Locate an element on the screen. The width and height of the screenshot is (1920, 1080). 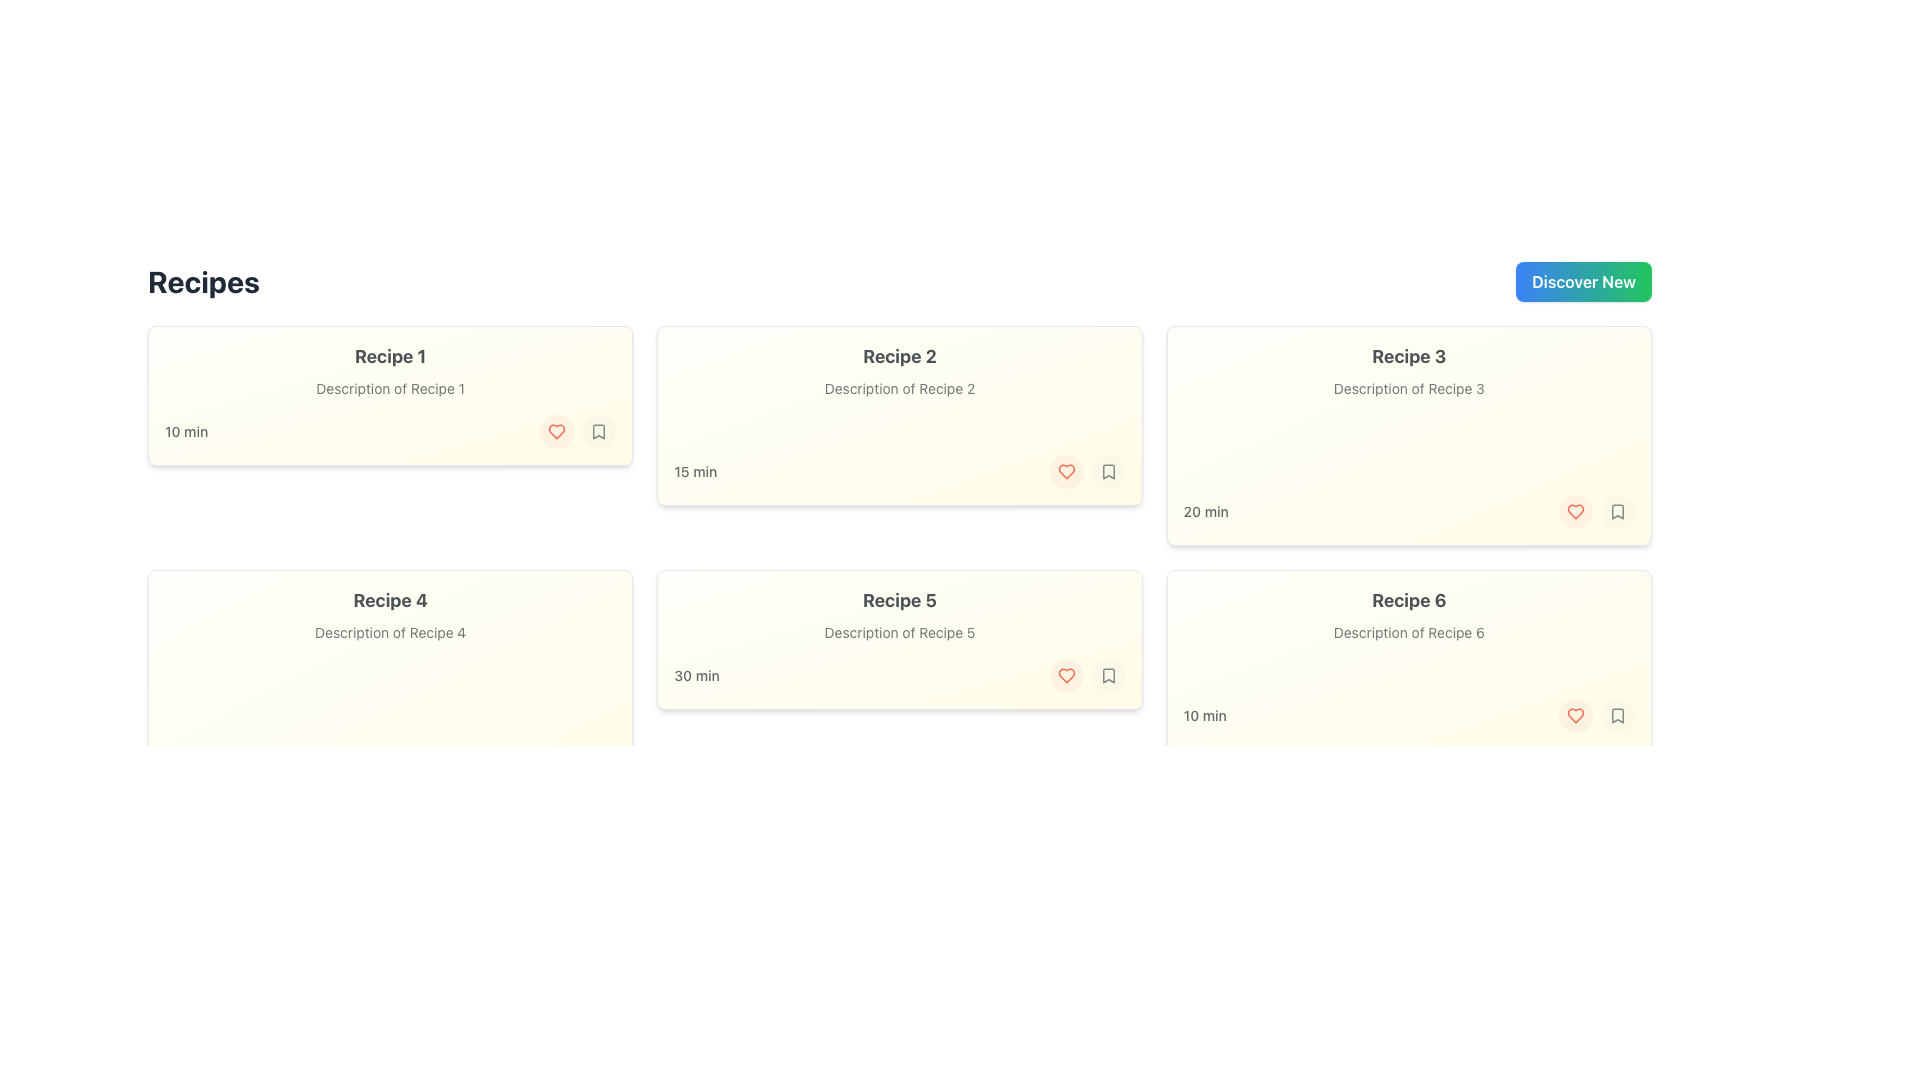
the static text indicating the time required for the recipe in the card labeled 'Recipe 3', located in the top-right section of the interface is located at coordinates (1205, 511).